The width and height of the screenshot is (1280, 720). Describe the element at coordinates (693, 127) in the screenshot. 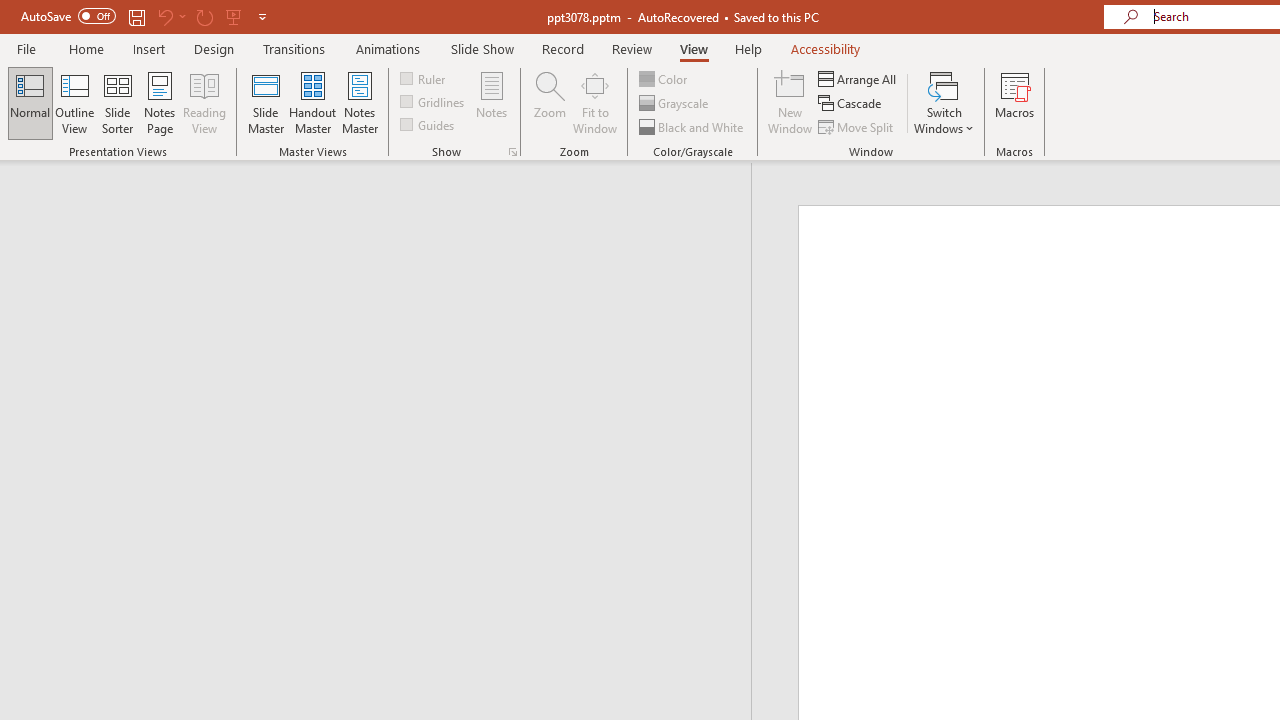

I see `'Black and White'` at that location.